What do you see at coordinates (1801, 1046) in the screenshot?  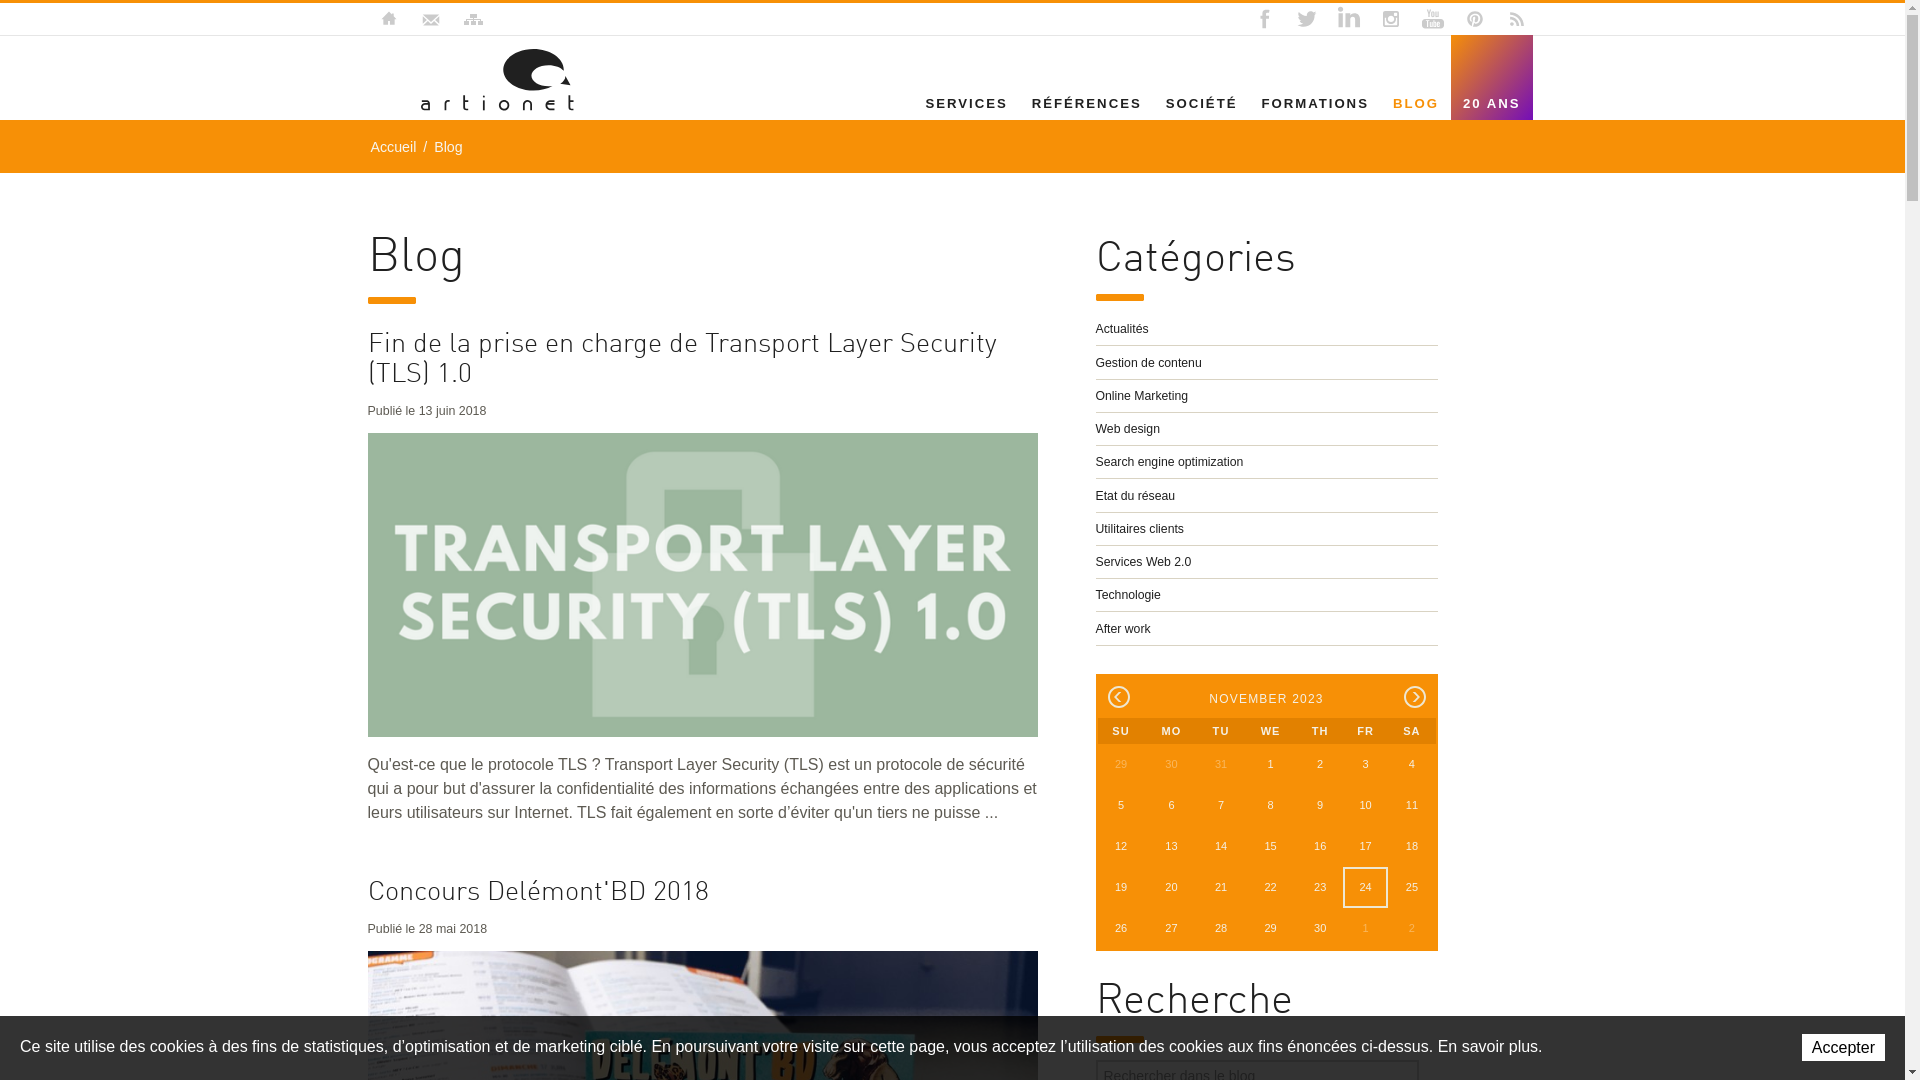 I see `'Accepter'` at bounding box center [1801, 1046].